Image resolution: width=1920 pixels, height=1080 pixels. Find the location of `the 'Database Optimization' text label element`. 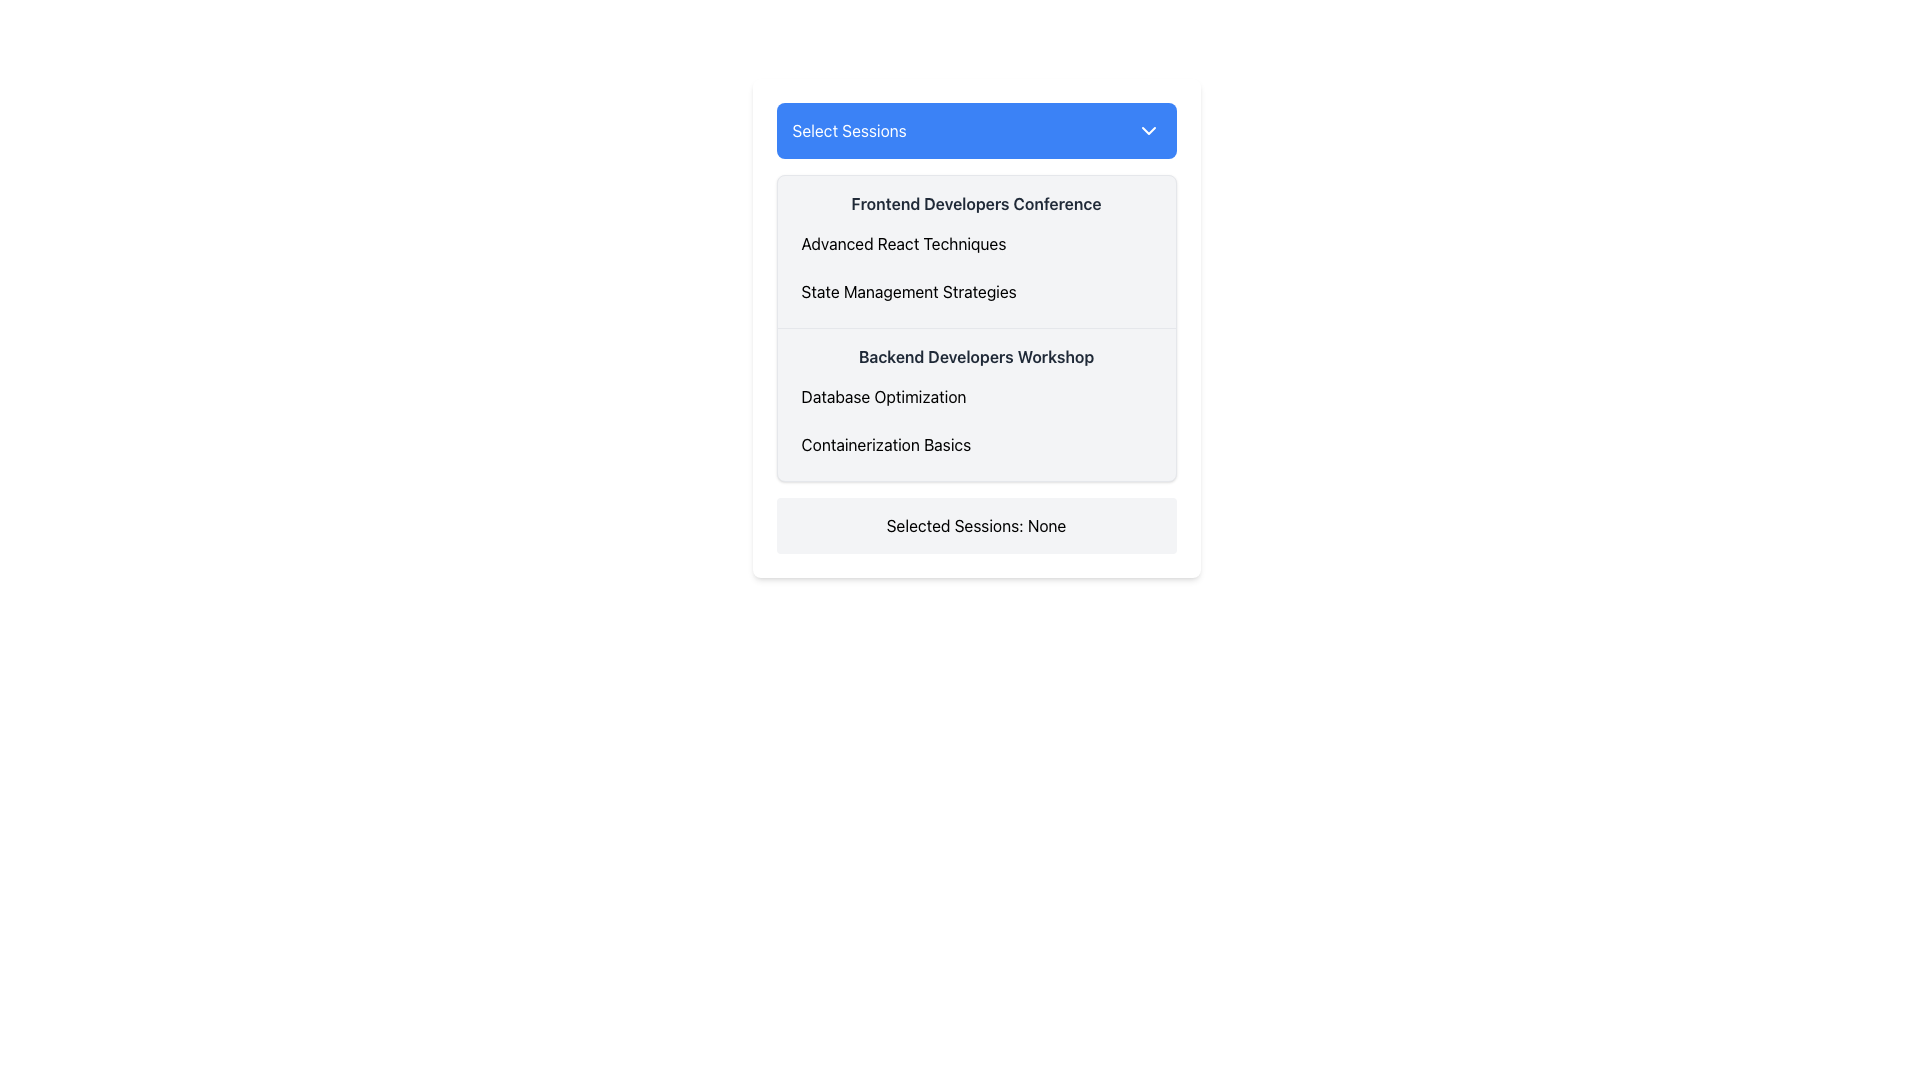

the 'Database Optimization' text label element is located at coordinates (882, 397).